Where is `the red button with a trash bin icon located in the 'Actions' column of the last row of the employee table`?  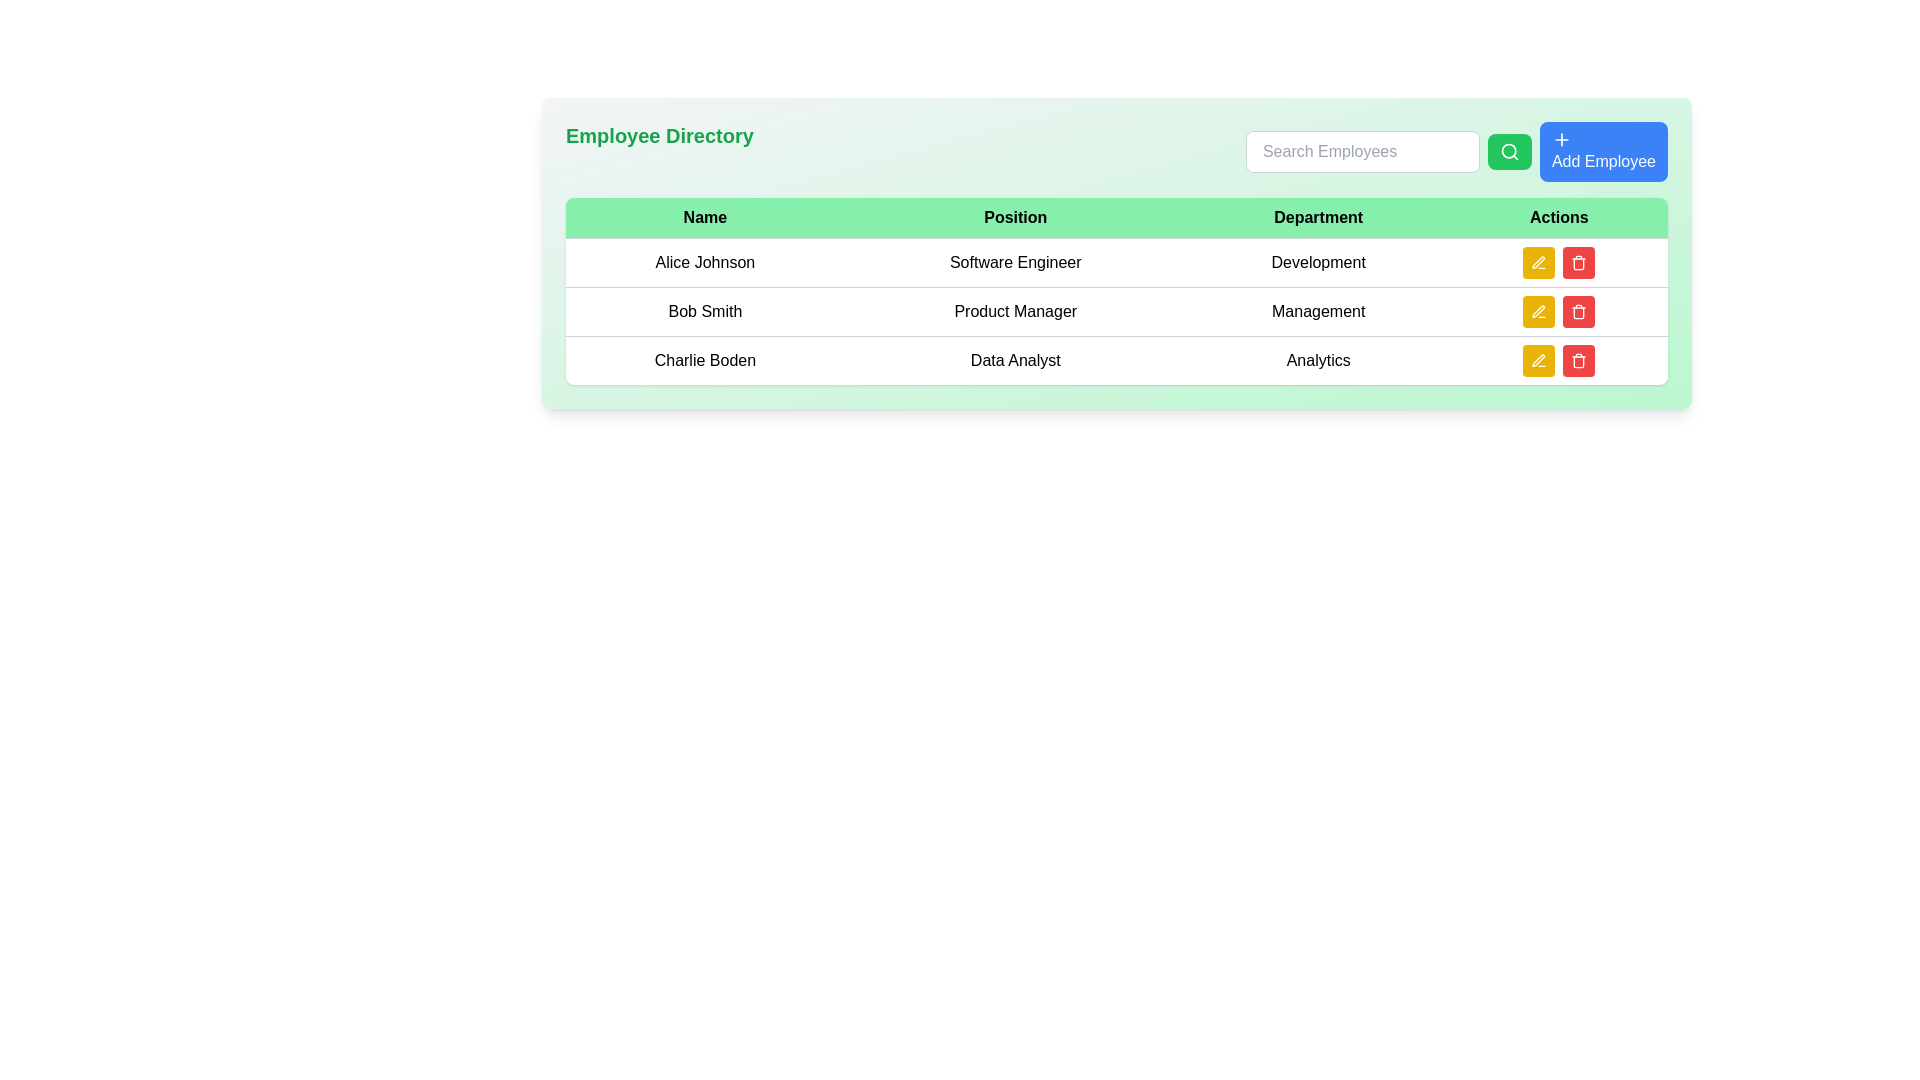
the red button with a trash bin icon located in the 'Actions' column of the last row of the employee table is located at coordinates (1578, 361).